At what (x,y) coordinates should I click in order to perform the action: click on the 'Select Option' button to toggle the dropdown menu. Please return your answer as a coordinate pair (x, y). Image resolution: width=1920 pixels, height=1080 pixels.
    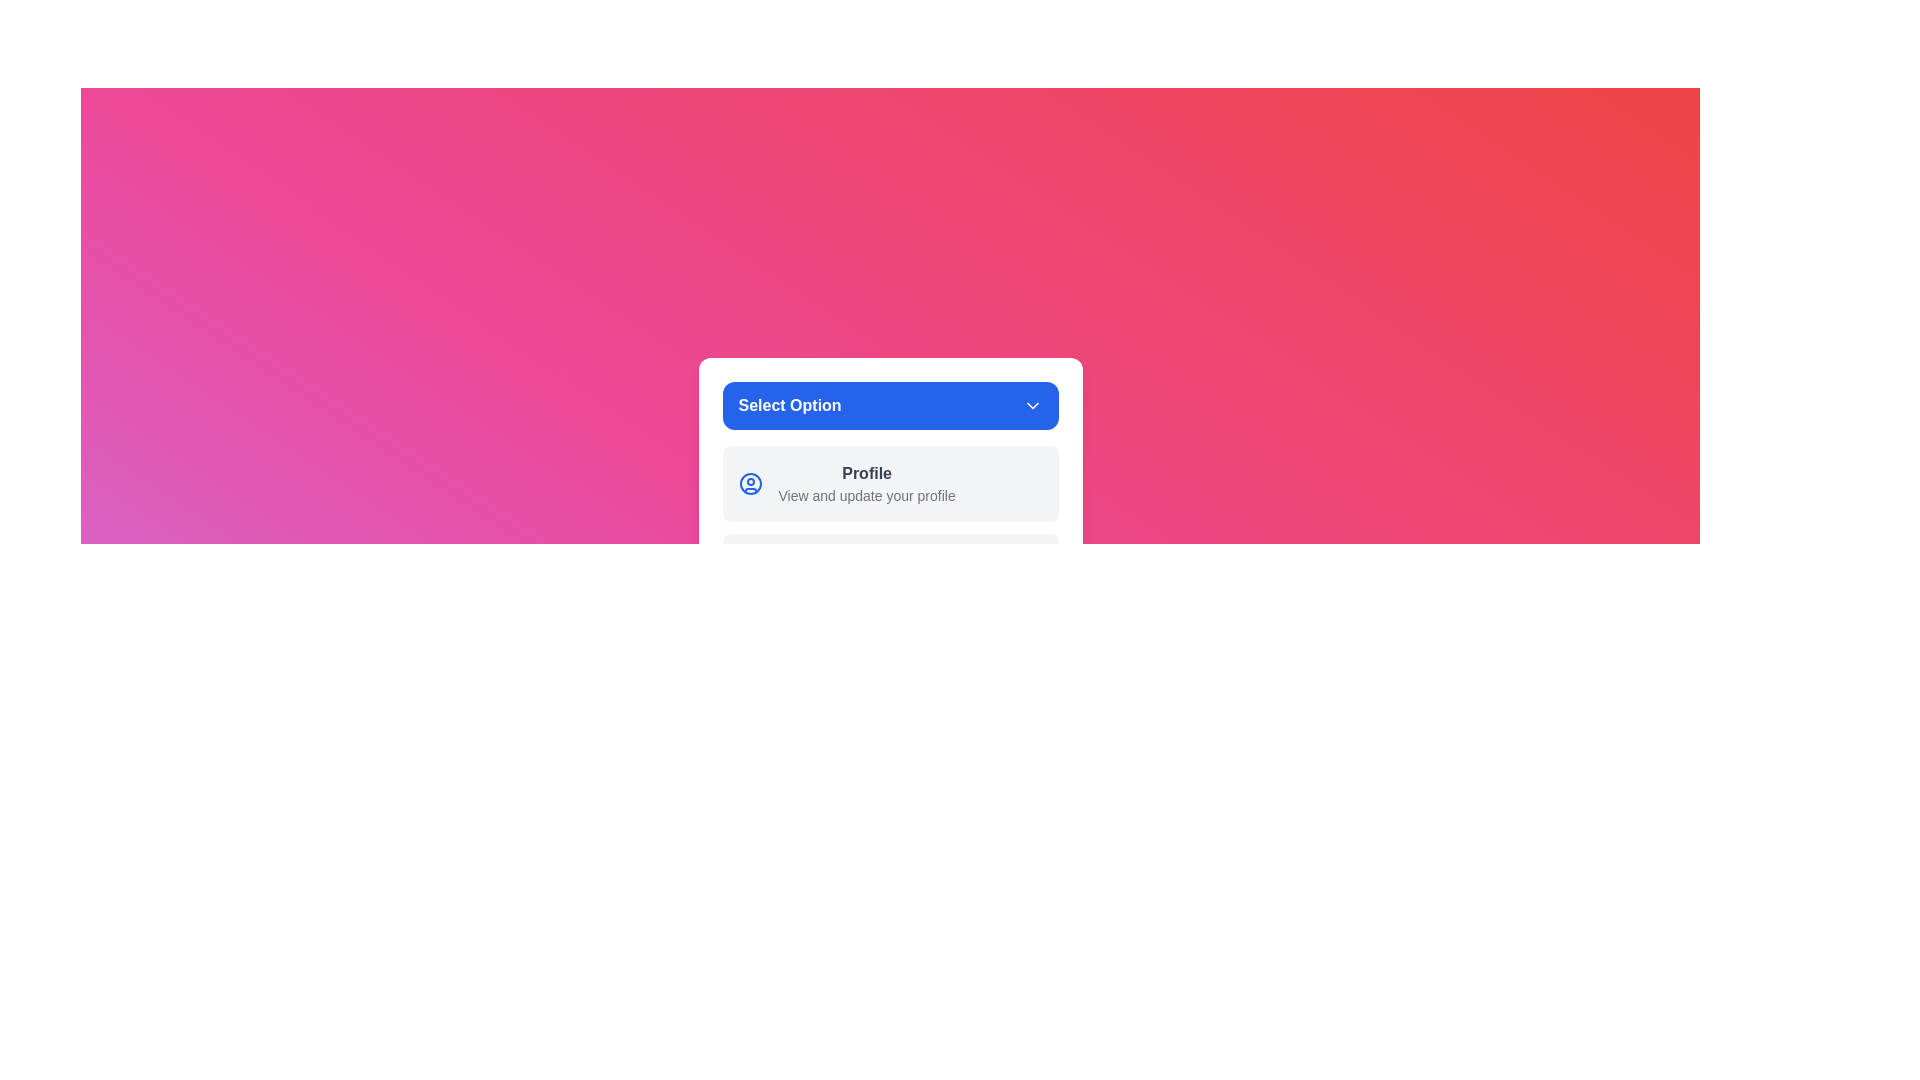
    Looking at the image, I should click on (889, 405).